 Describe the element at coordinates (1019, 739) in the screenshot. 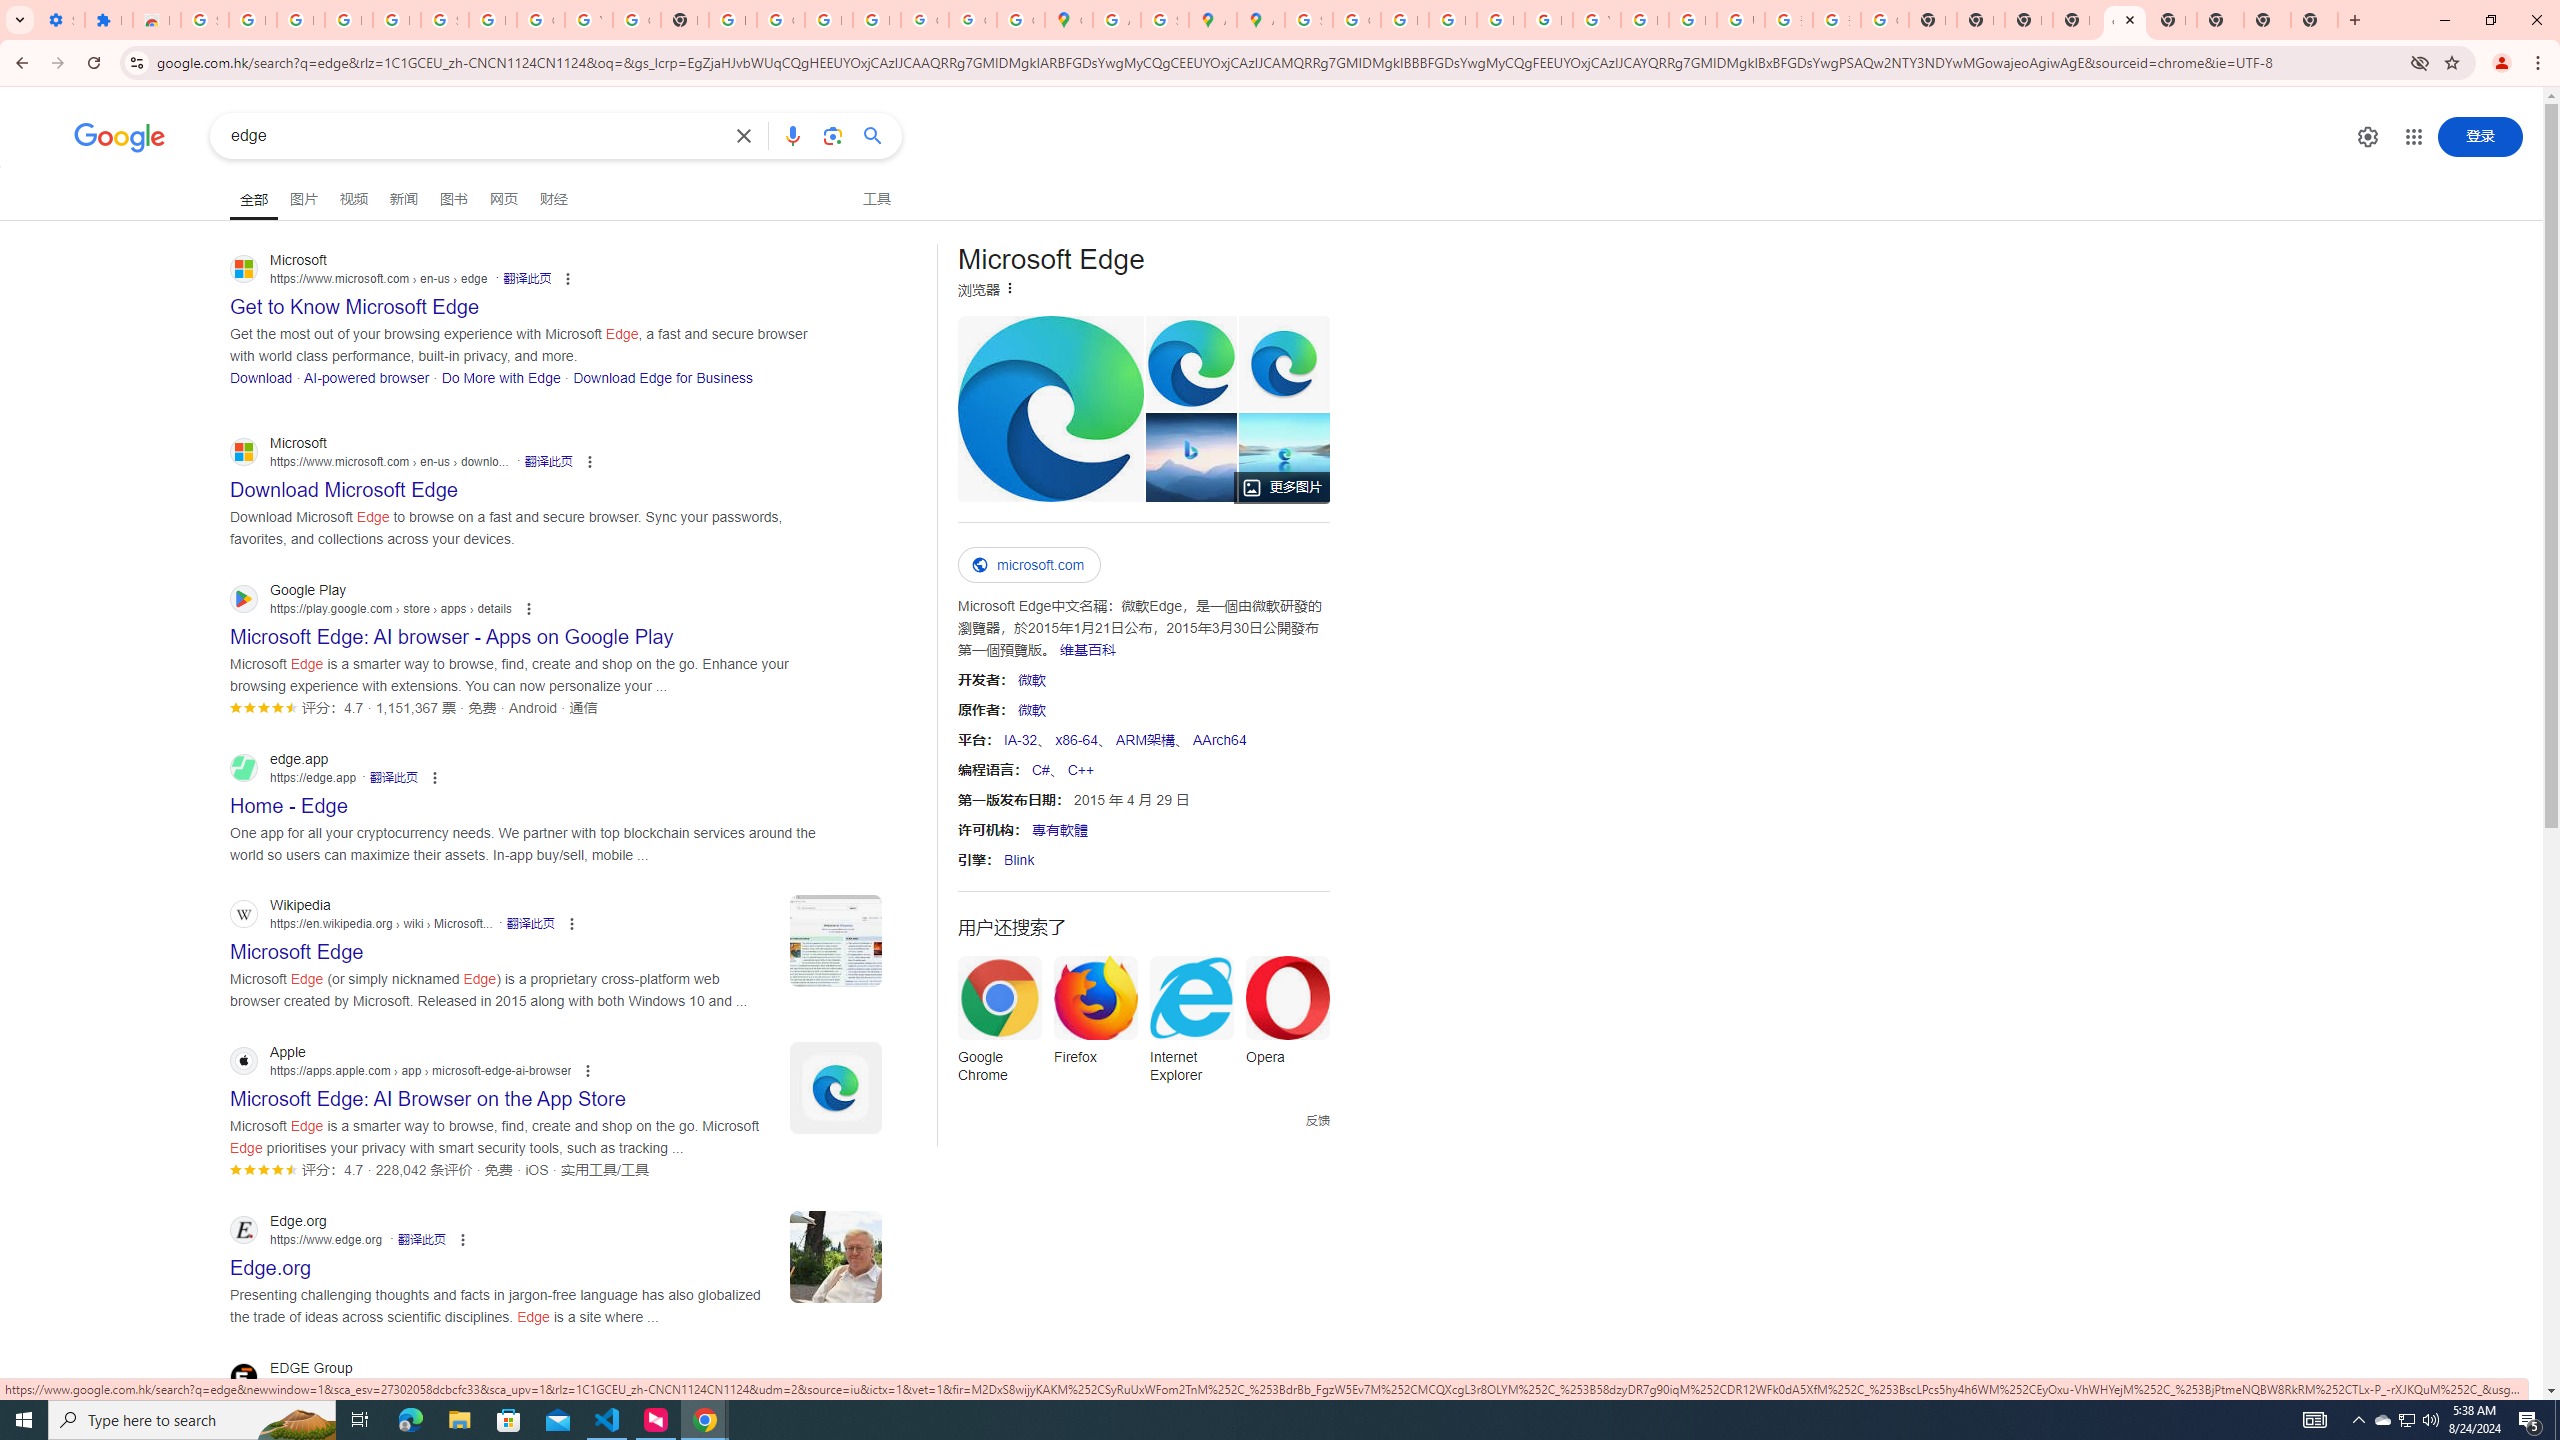

I see `'IA-32'` at that location.